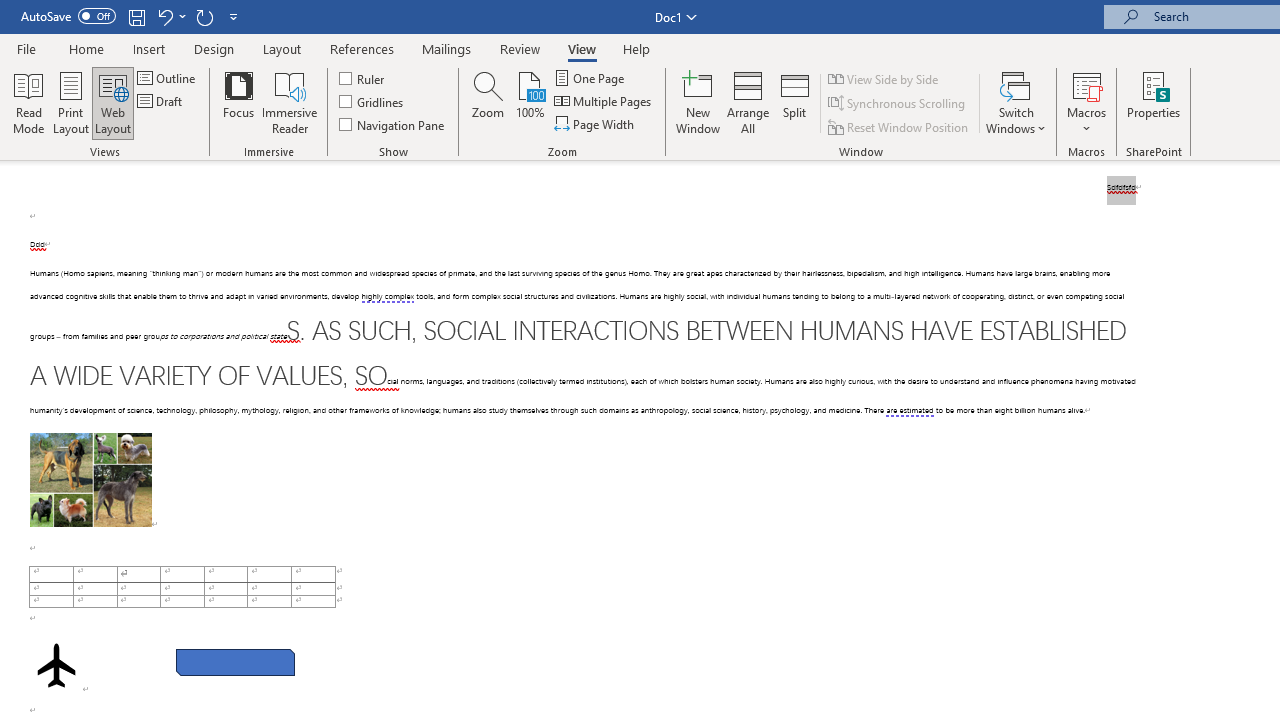 The width and height of the screenshot is (1280, 720). I want to click on 'Outline', so click(168, 77).